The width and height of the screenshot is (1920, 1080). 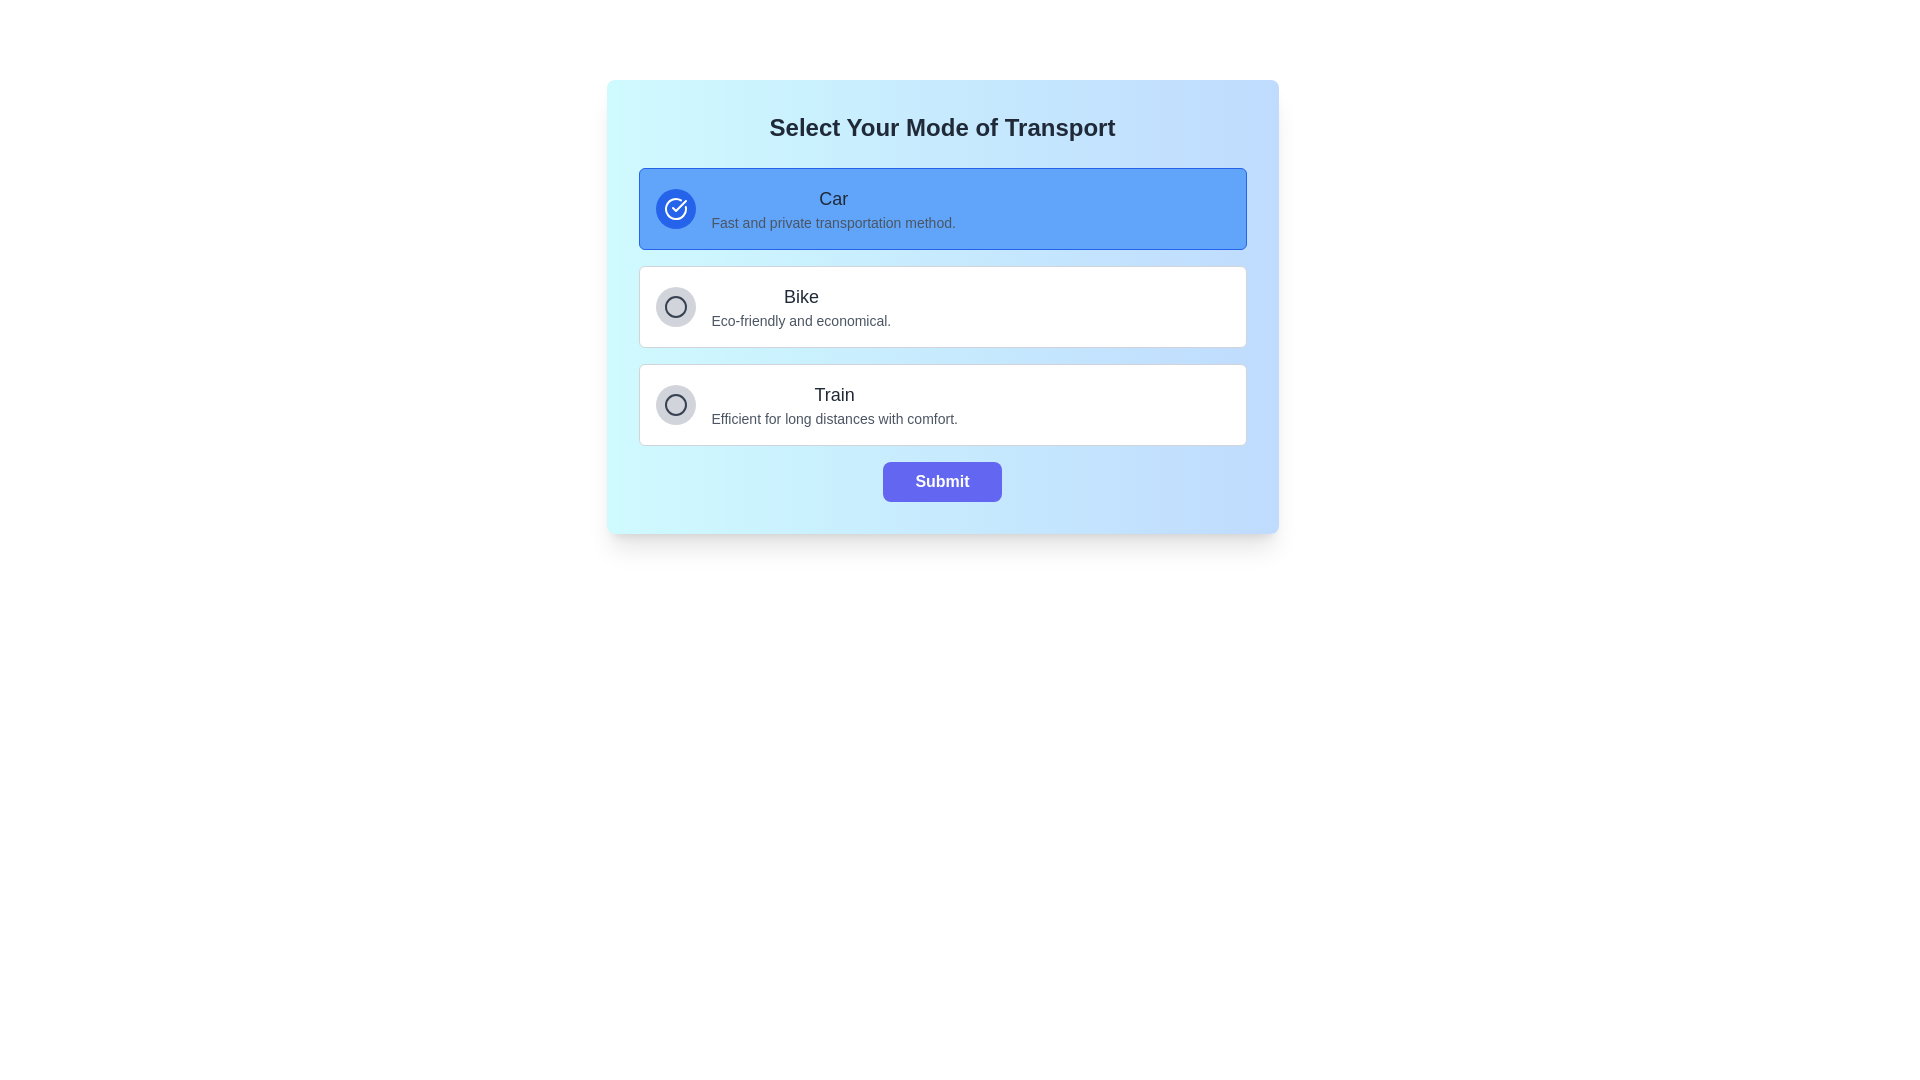 What do you see at coordinates (833, 223) in the screenshot?
I see `the static text label stating 'Fast and private transportation method.' which is positioned directly below the 'Car' label in the interface` at bounding box center [833, 223].